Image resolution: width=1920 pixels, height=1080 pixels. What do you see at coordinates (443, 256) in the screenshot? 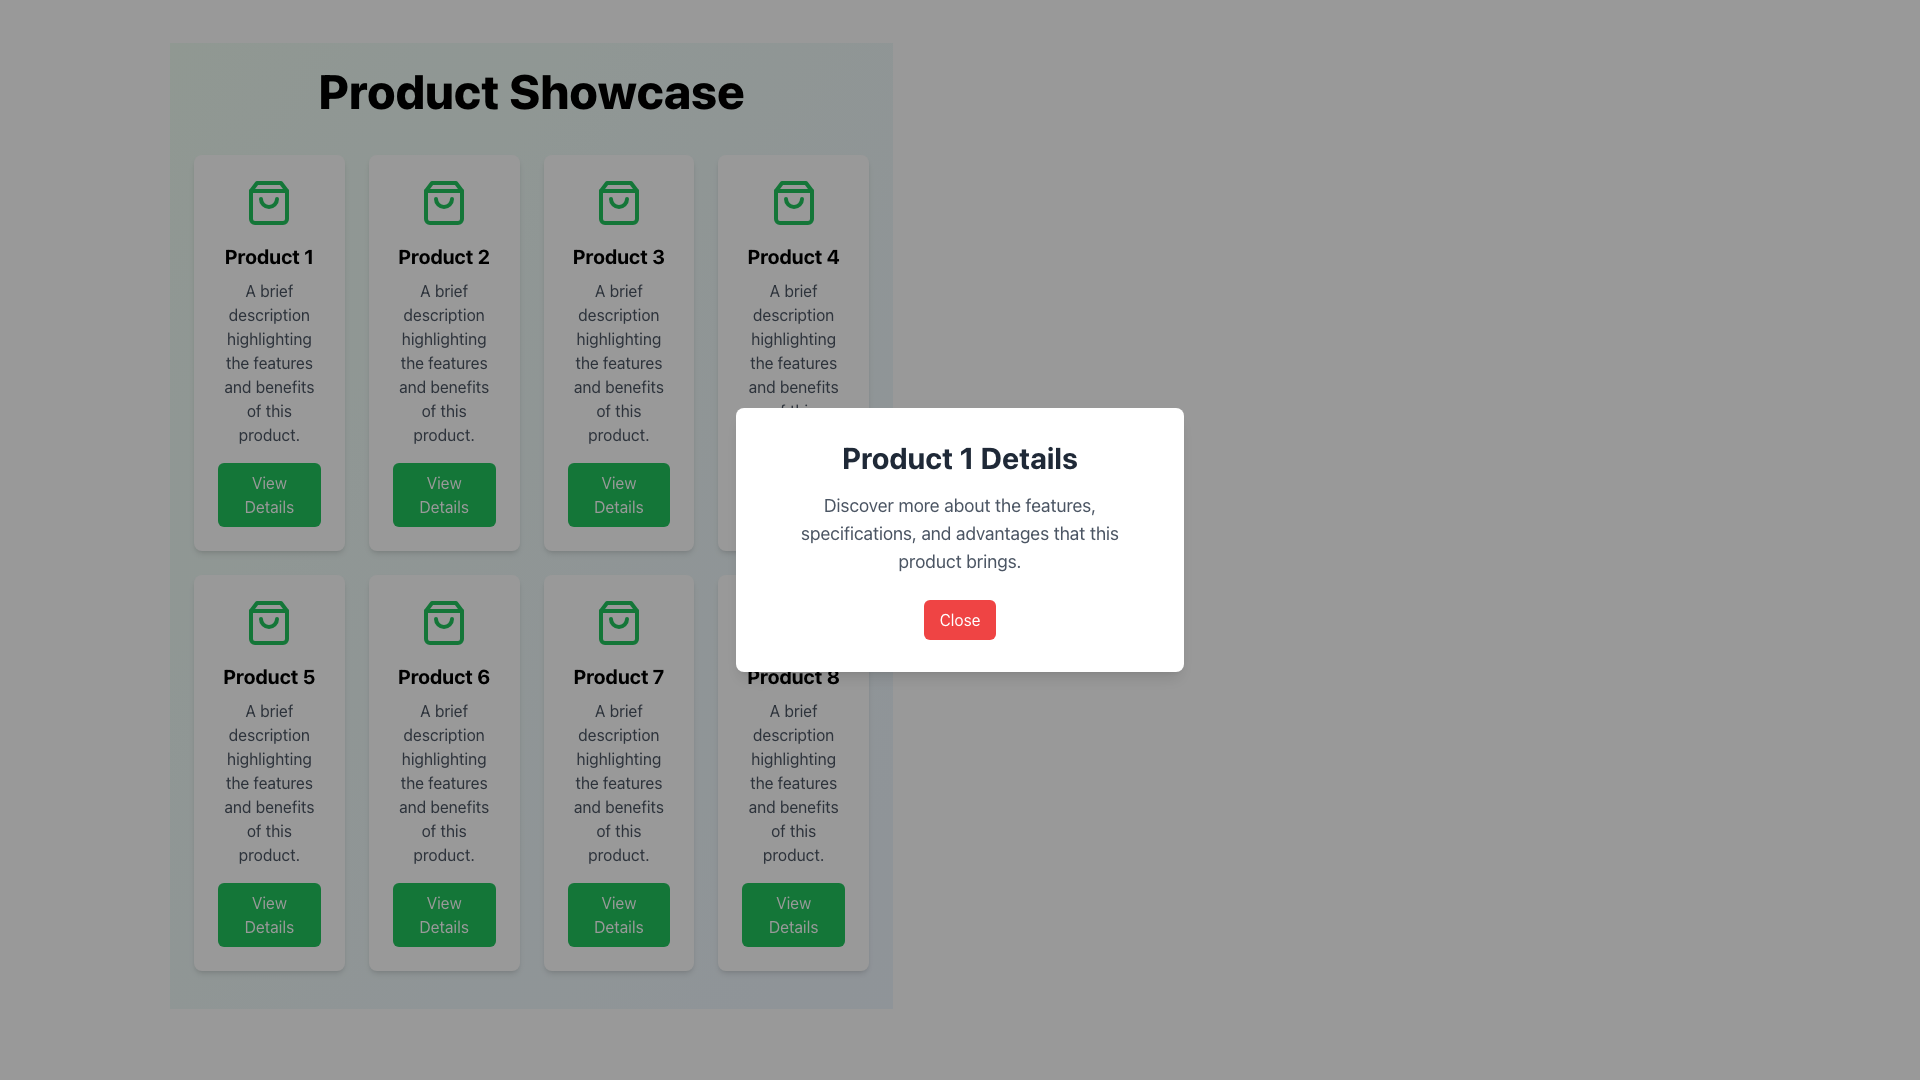
I see `text label 'Product 2' which is styled with a bold and larger font size, located in the second product card of a 4x2 grid layout, positioned between the shopping bag icon and the 'View Details' button` at bounding box center [443, 256].